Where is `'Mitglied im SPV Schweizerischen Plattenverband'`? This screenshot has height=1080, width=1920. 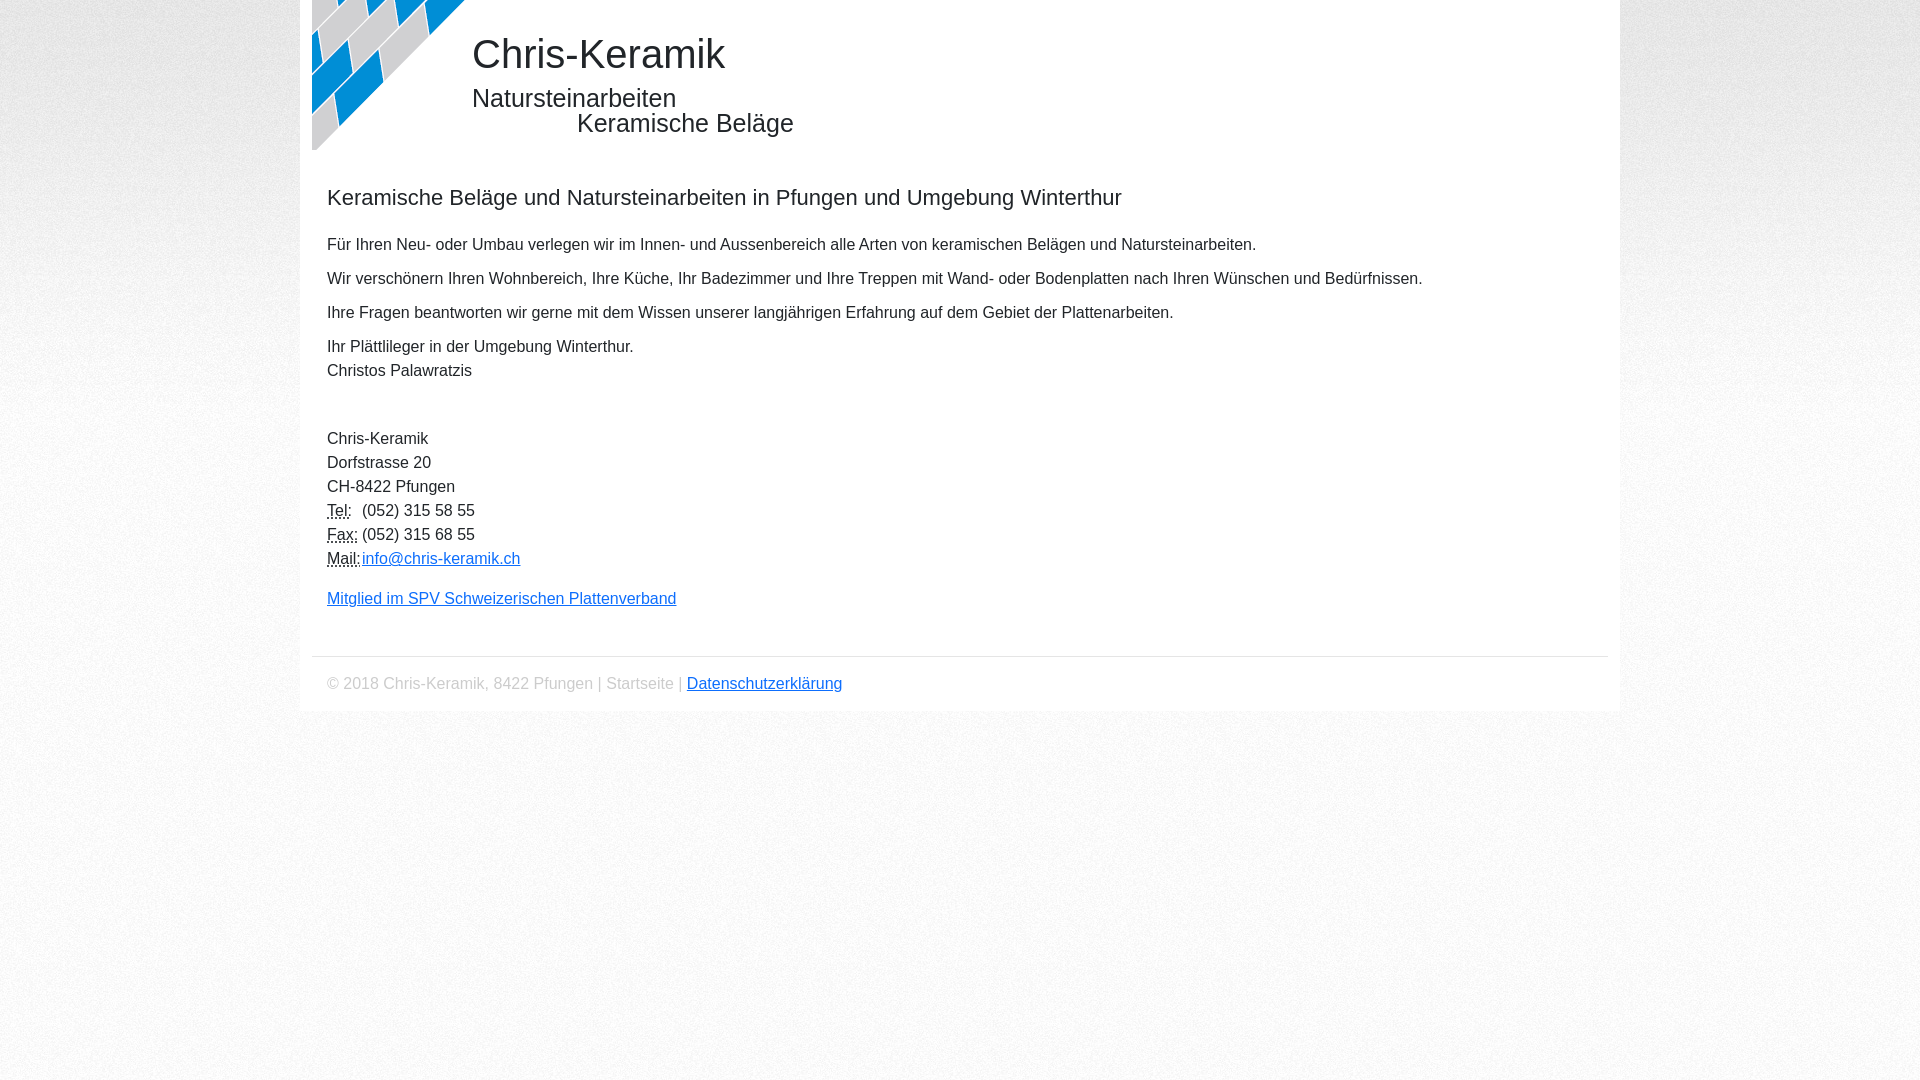
'Mitglied im SPV Schweizerischen Plattenverband' is located at coordinates (502, 597).